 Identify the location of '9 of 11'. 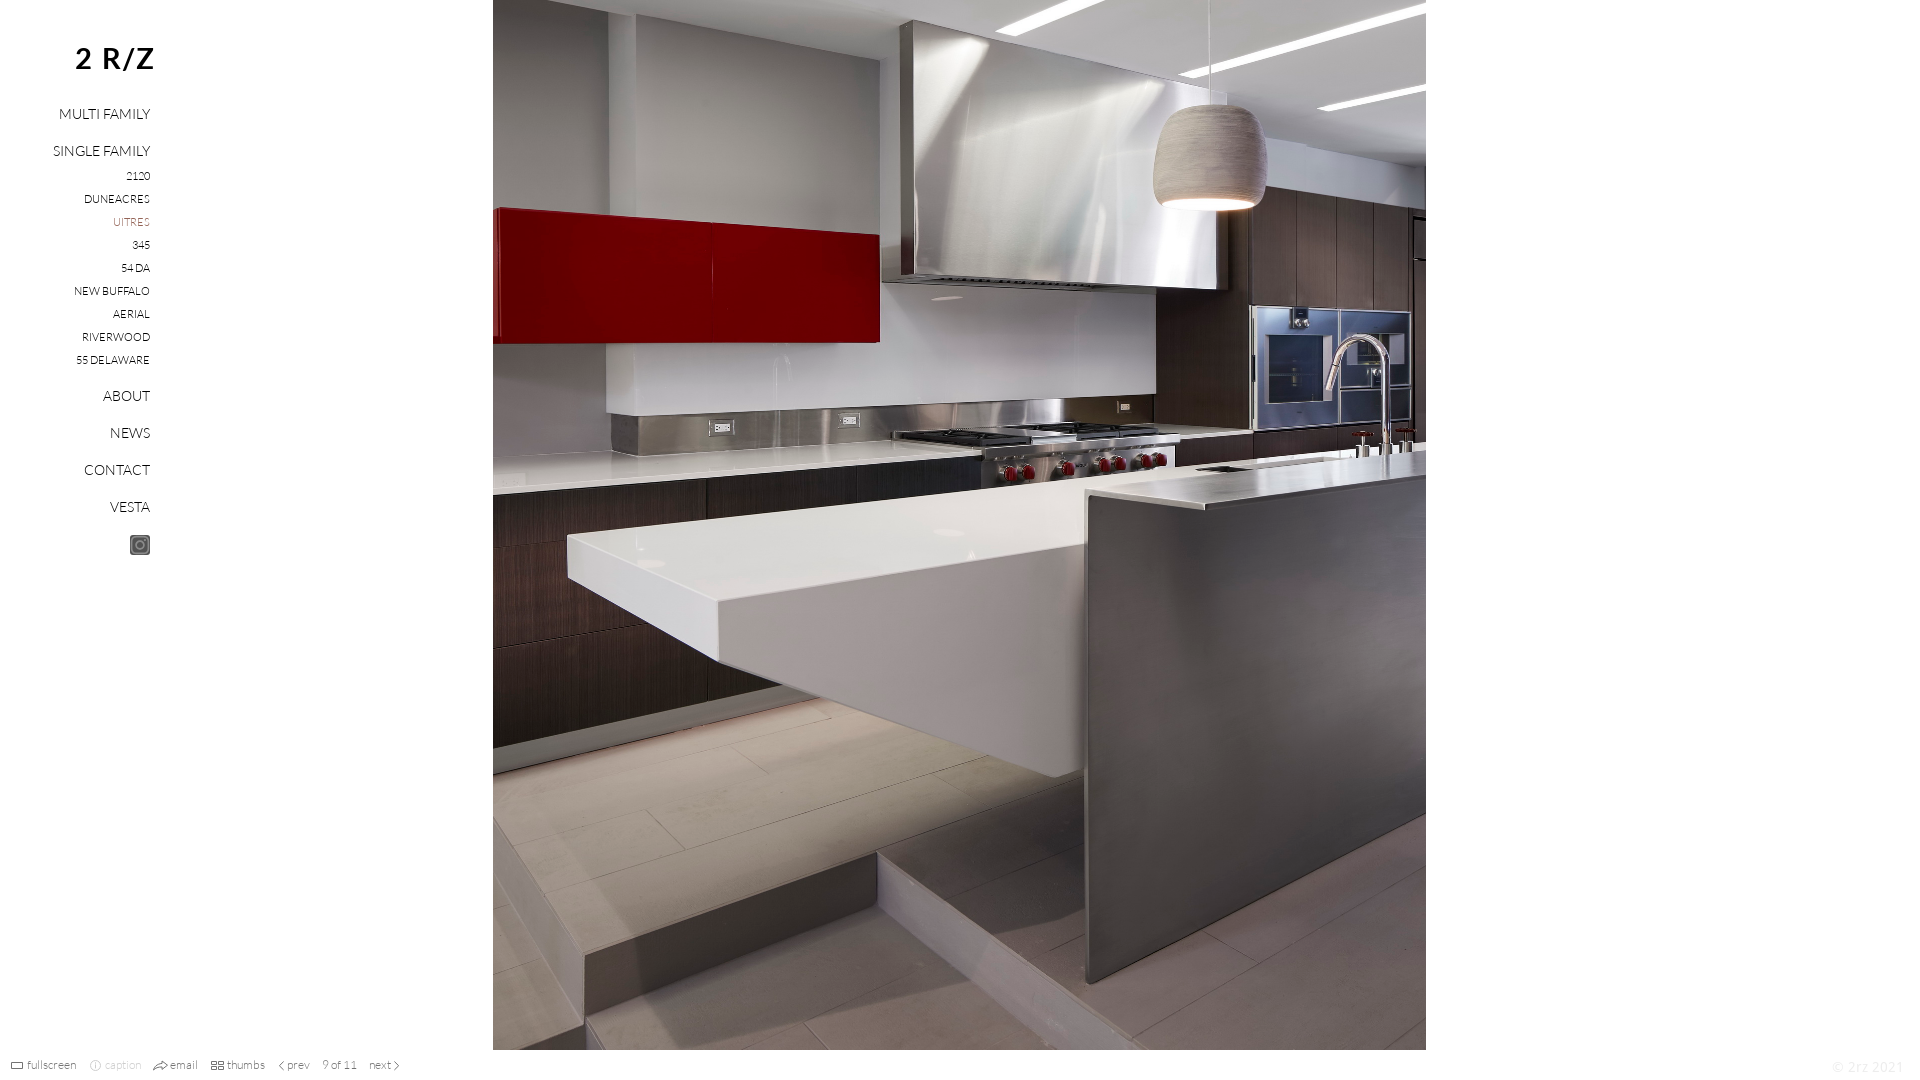
(339, 1062).